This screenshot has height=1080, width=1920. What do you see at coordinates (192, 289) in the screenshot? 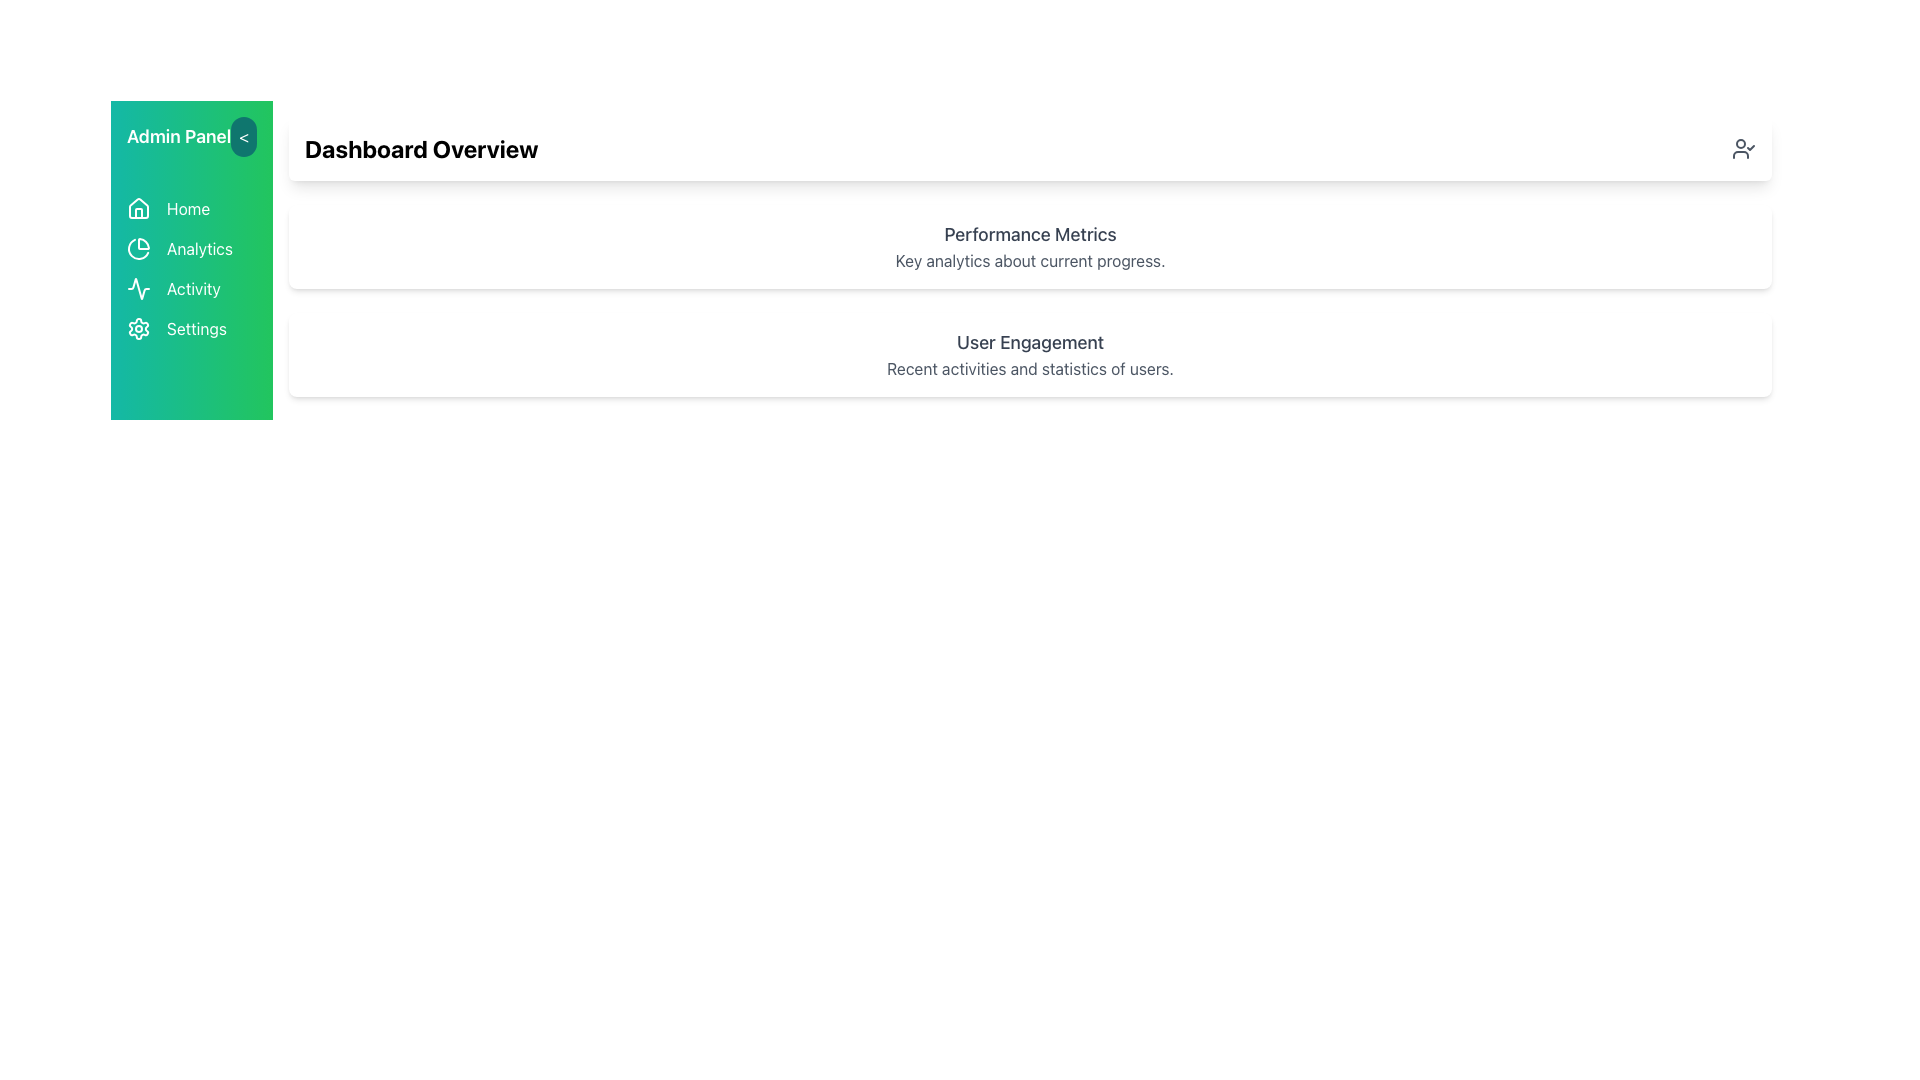
I see `the 'Activity' button in the sidebar` at bounding box center [192, 289].